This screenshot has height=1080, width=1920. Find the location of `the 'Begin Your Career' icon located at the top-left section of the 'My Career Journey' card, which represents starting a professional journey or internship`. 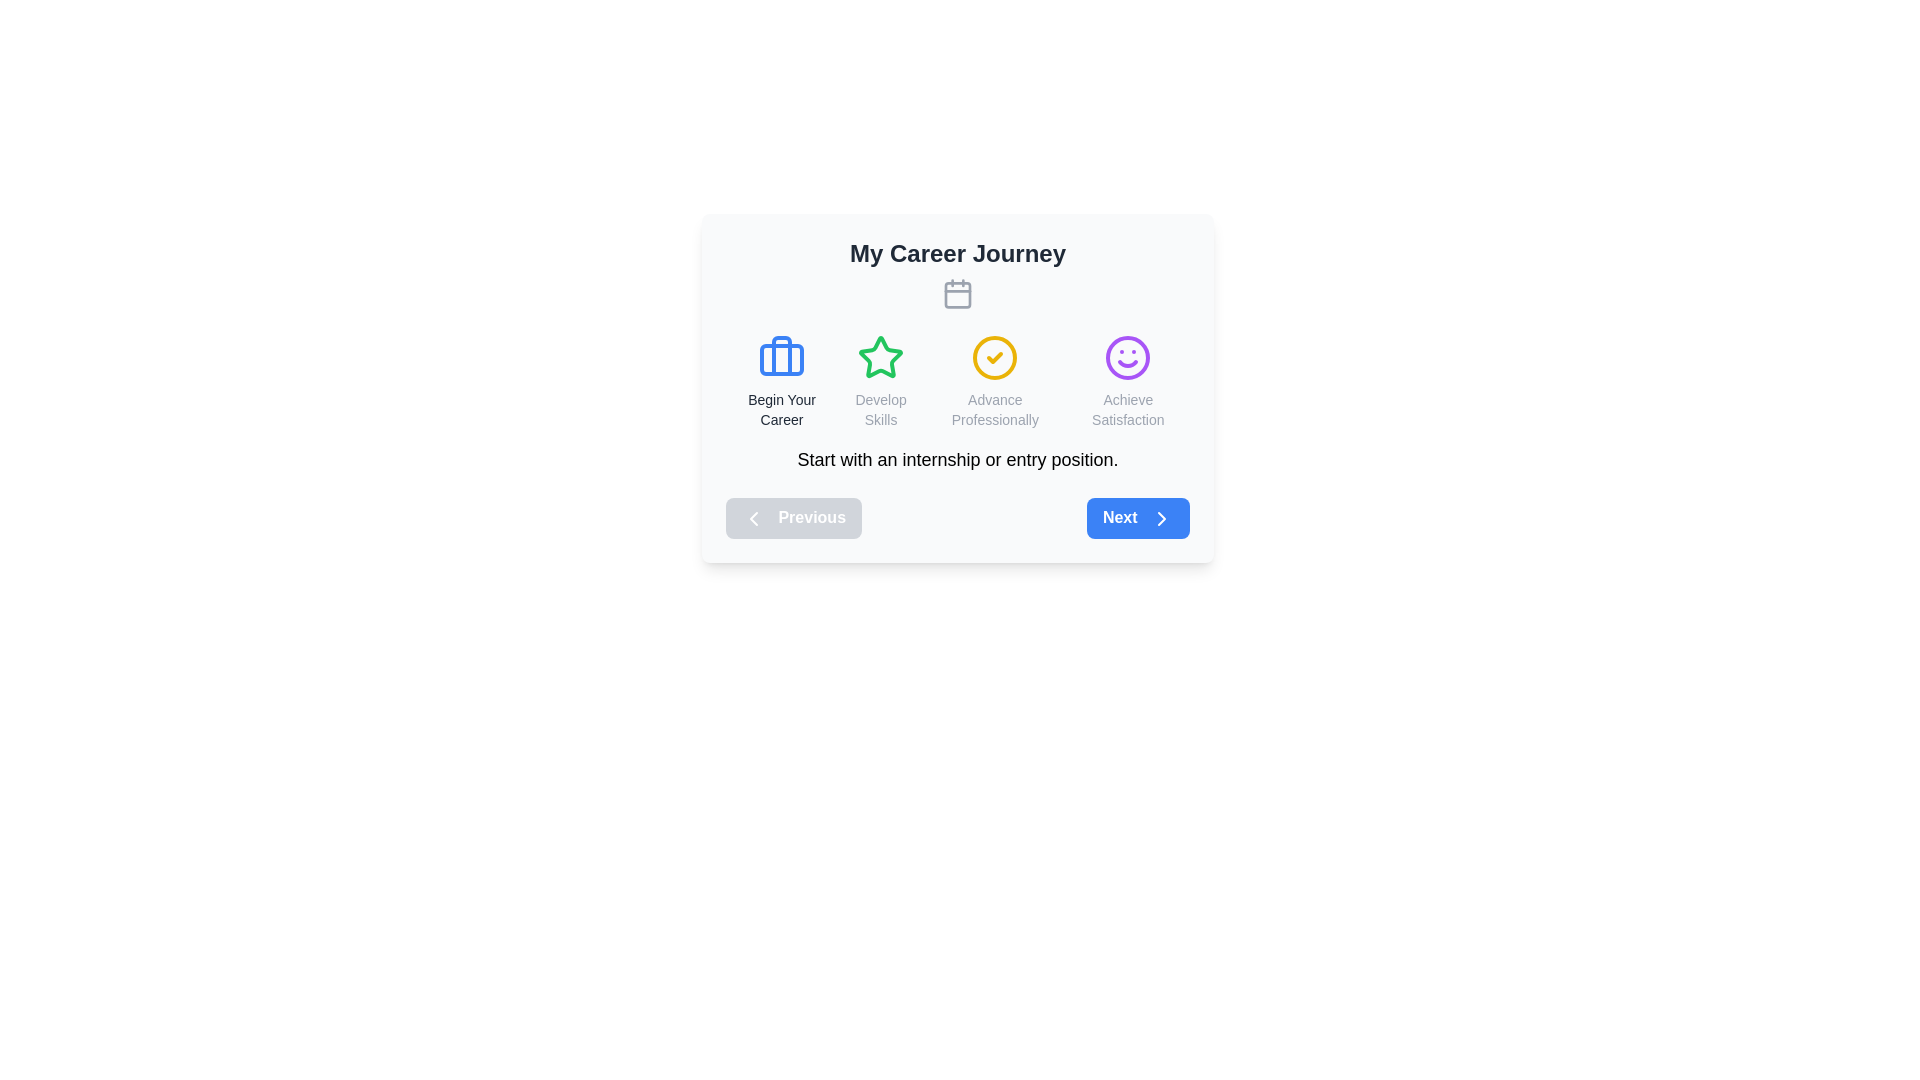

the 'Begin Your Career' icon located at the top-left section of the 'My Career Journey' card, which represents starting a professional journey or internship is located at coordinates (781, 357).